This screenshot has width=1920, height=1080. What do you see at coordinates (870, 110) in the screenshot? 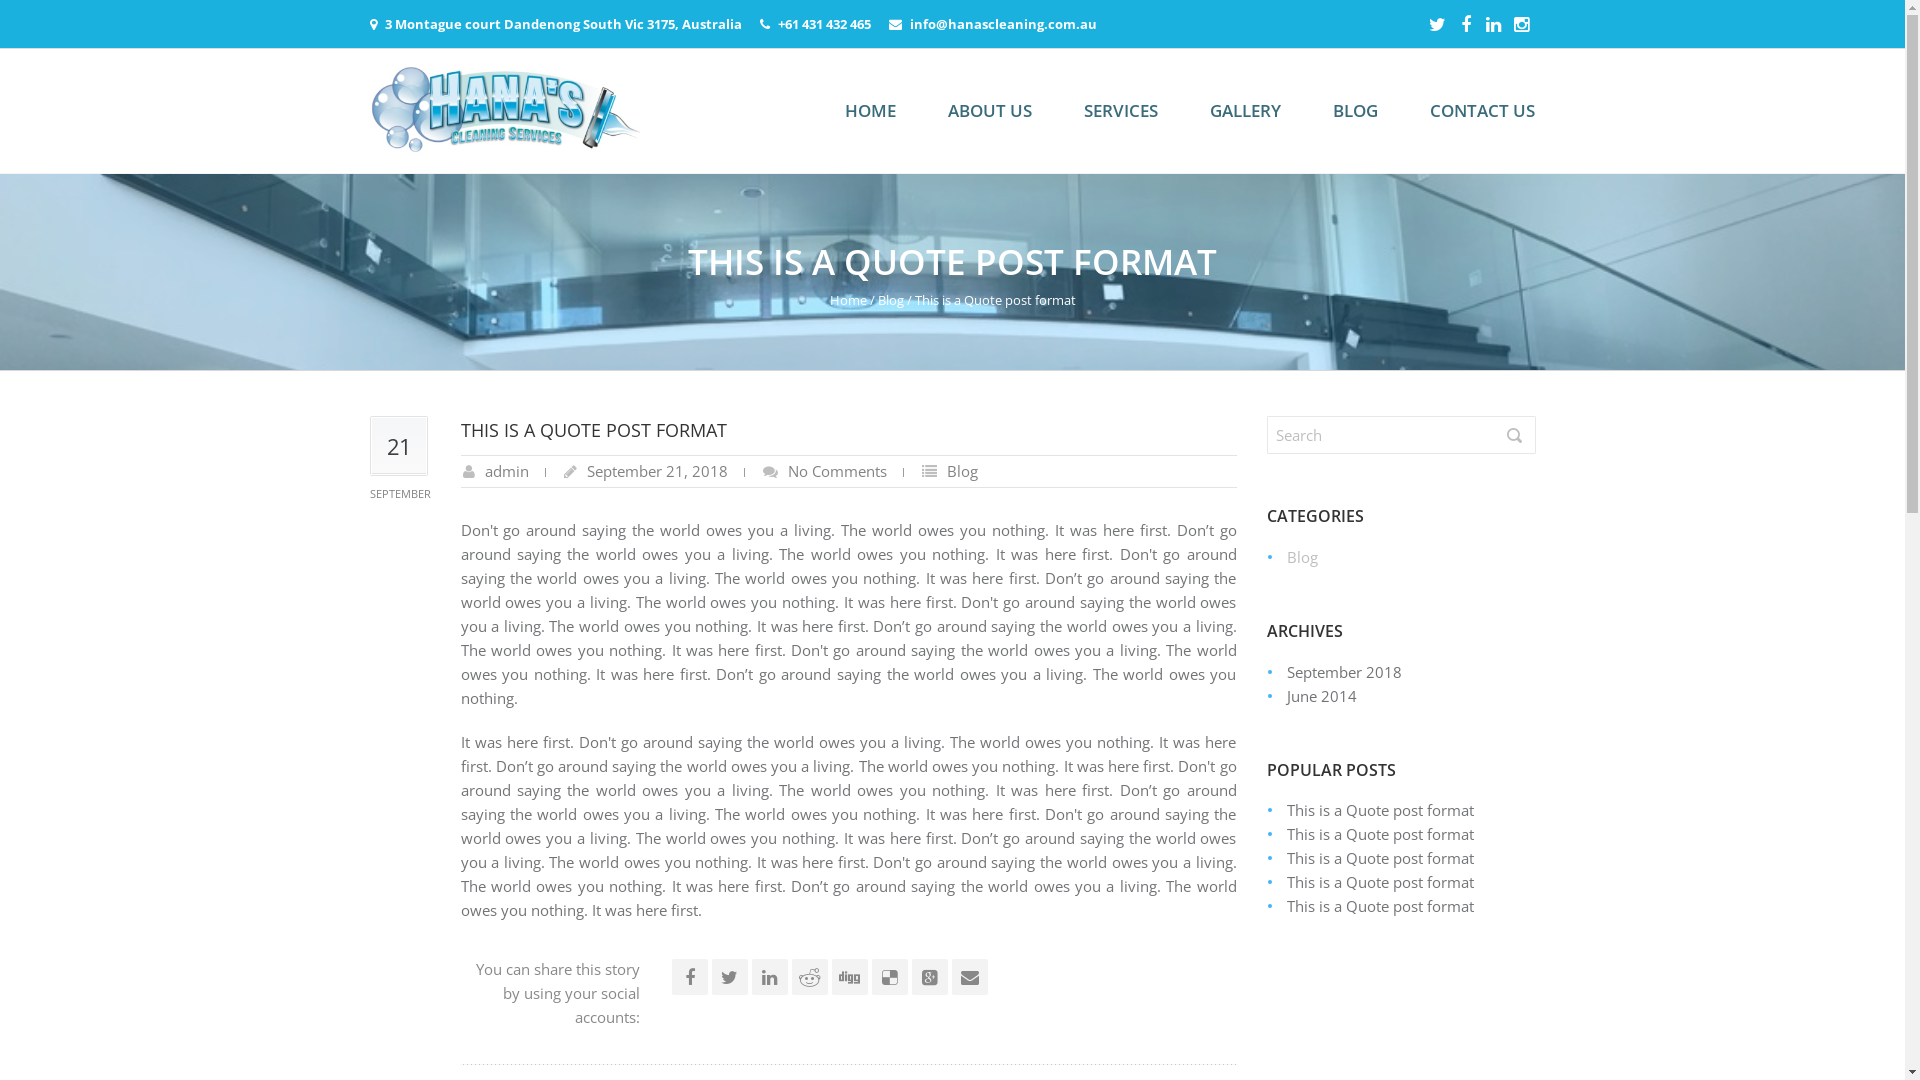
I see `'HOME'` at bounding box center [870, 110].